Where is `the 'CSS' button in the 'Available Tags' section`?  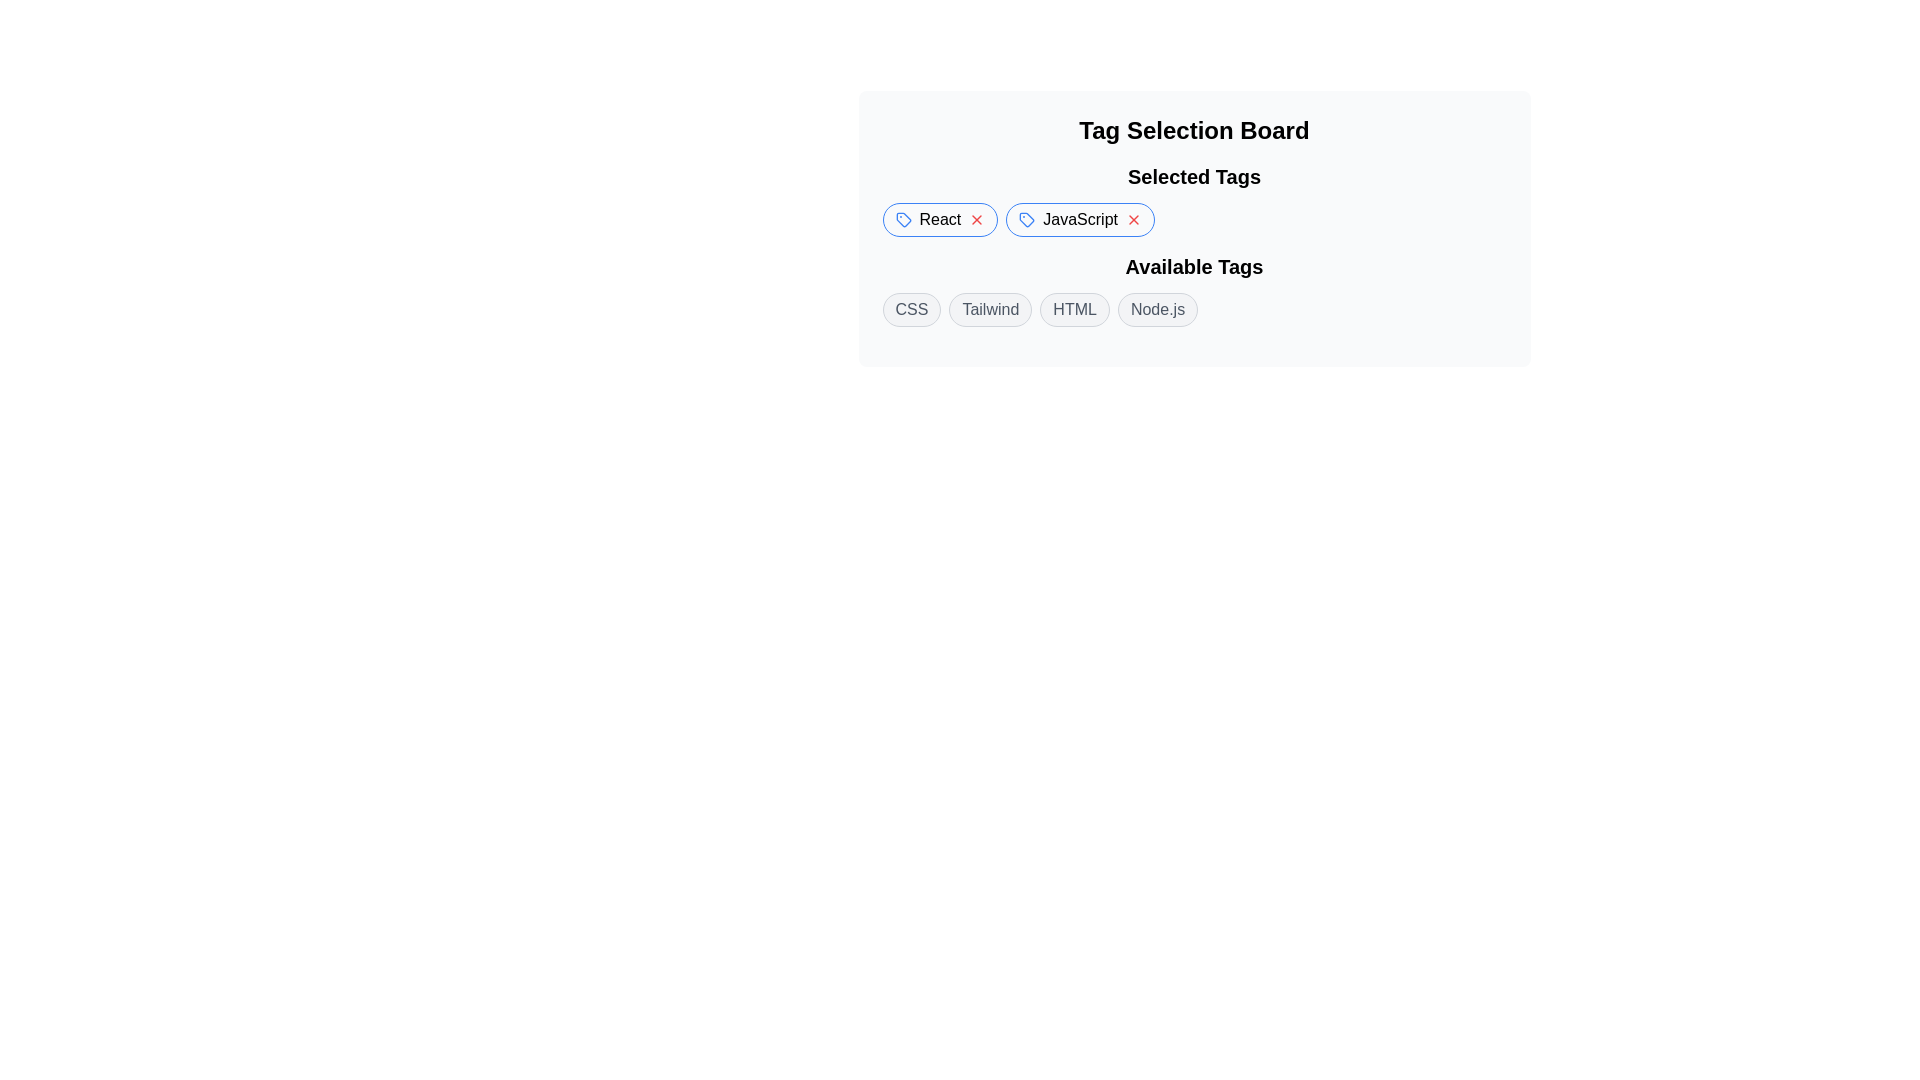 the 'CSS' button in the 'Available Tags' section is located at coordinates (911, 309).